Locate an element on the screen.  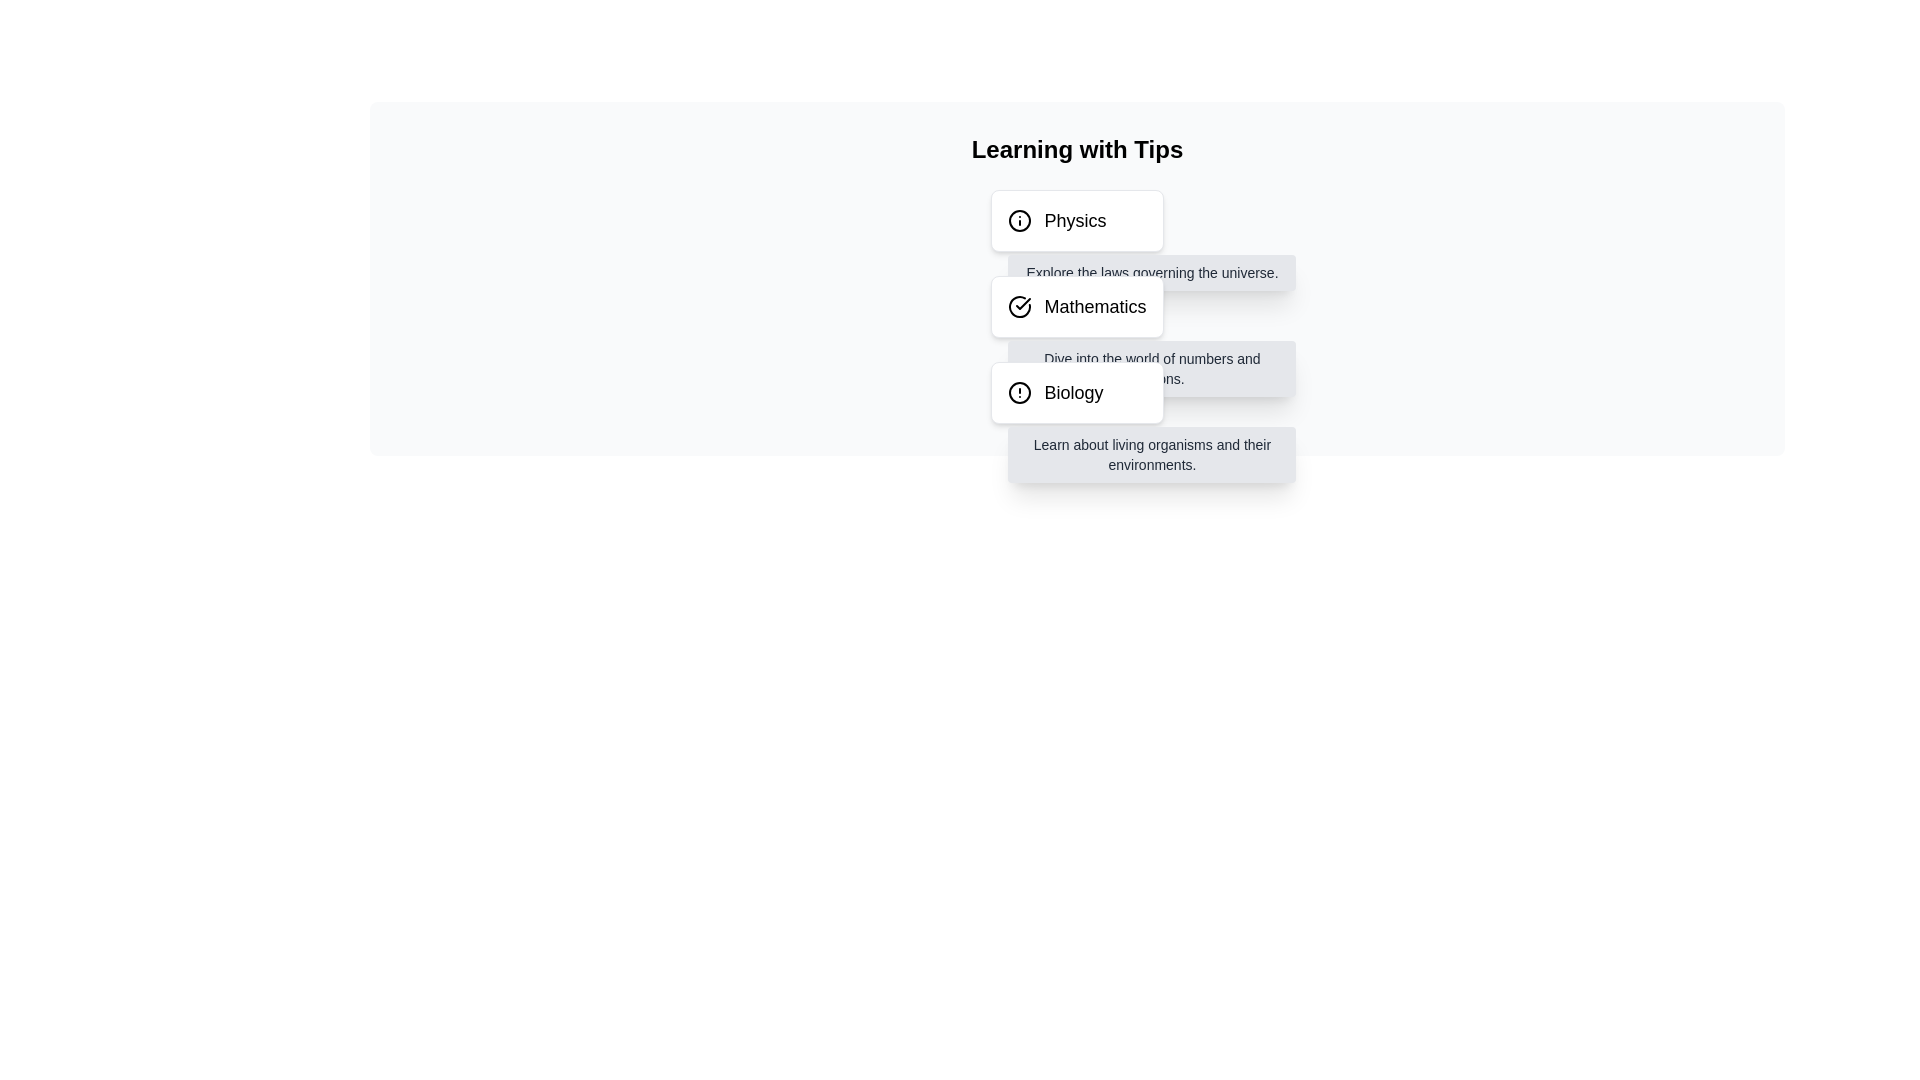
visual indicator icon that marks the 'Mathematics' item as selected or completed, located at the beginning of the row associated with the 'Mathematics' label is located at coordinates (1020, 307).